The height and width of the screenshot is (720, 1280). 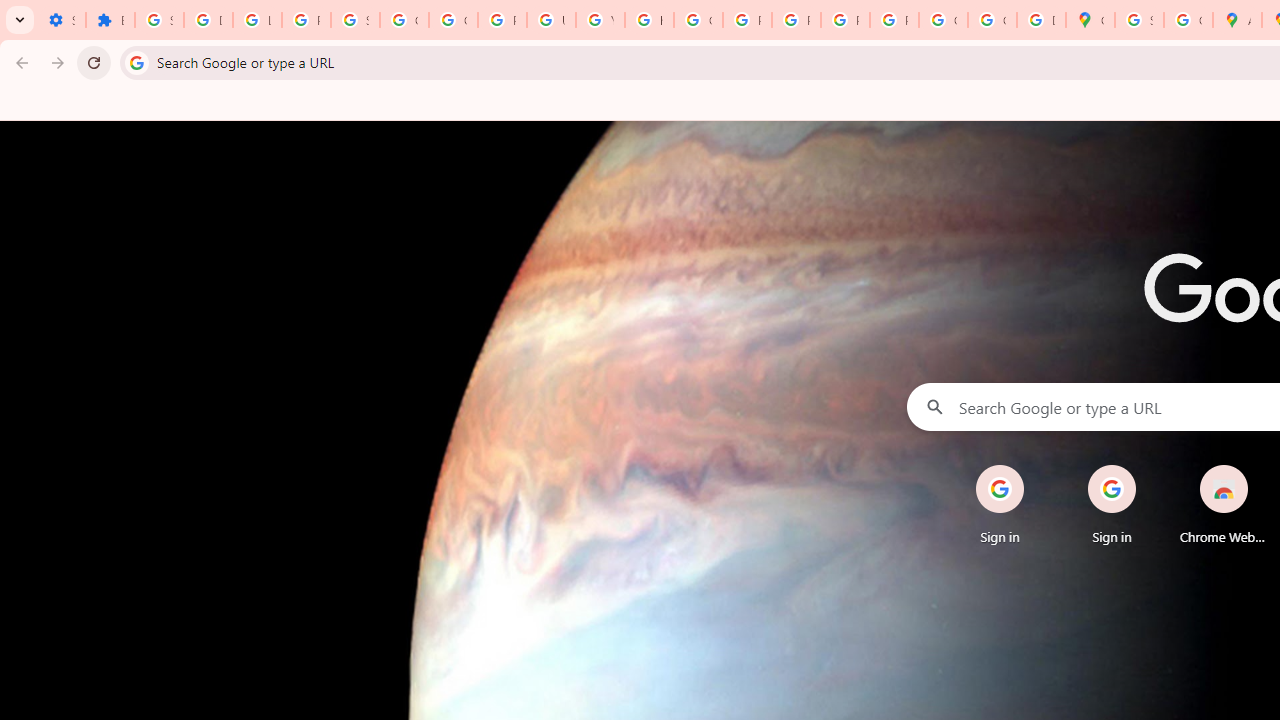 What do you see at coordinates (1089, 20) in the screenshot?
I see `'Google Maps'` at bounding box center [1089, 20].